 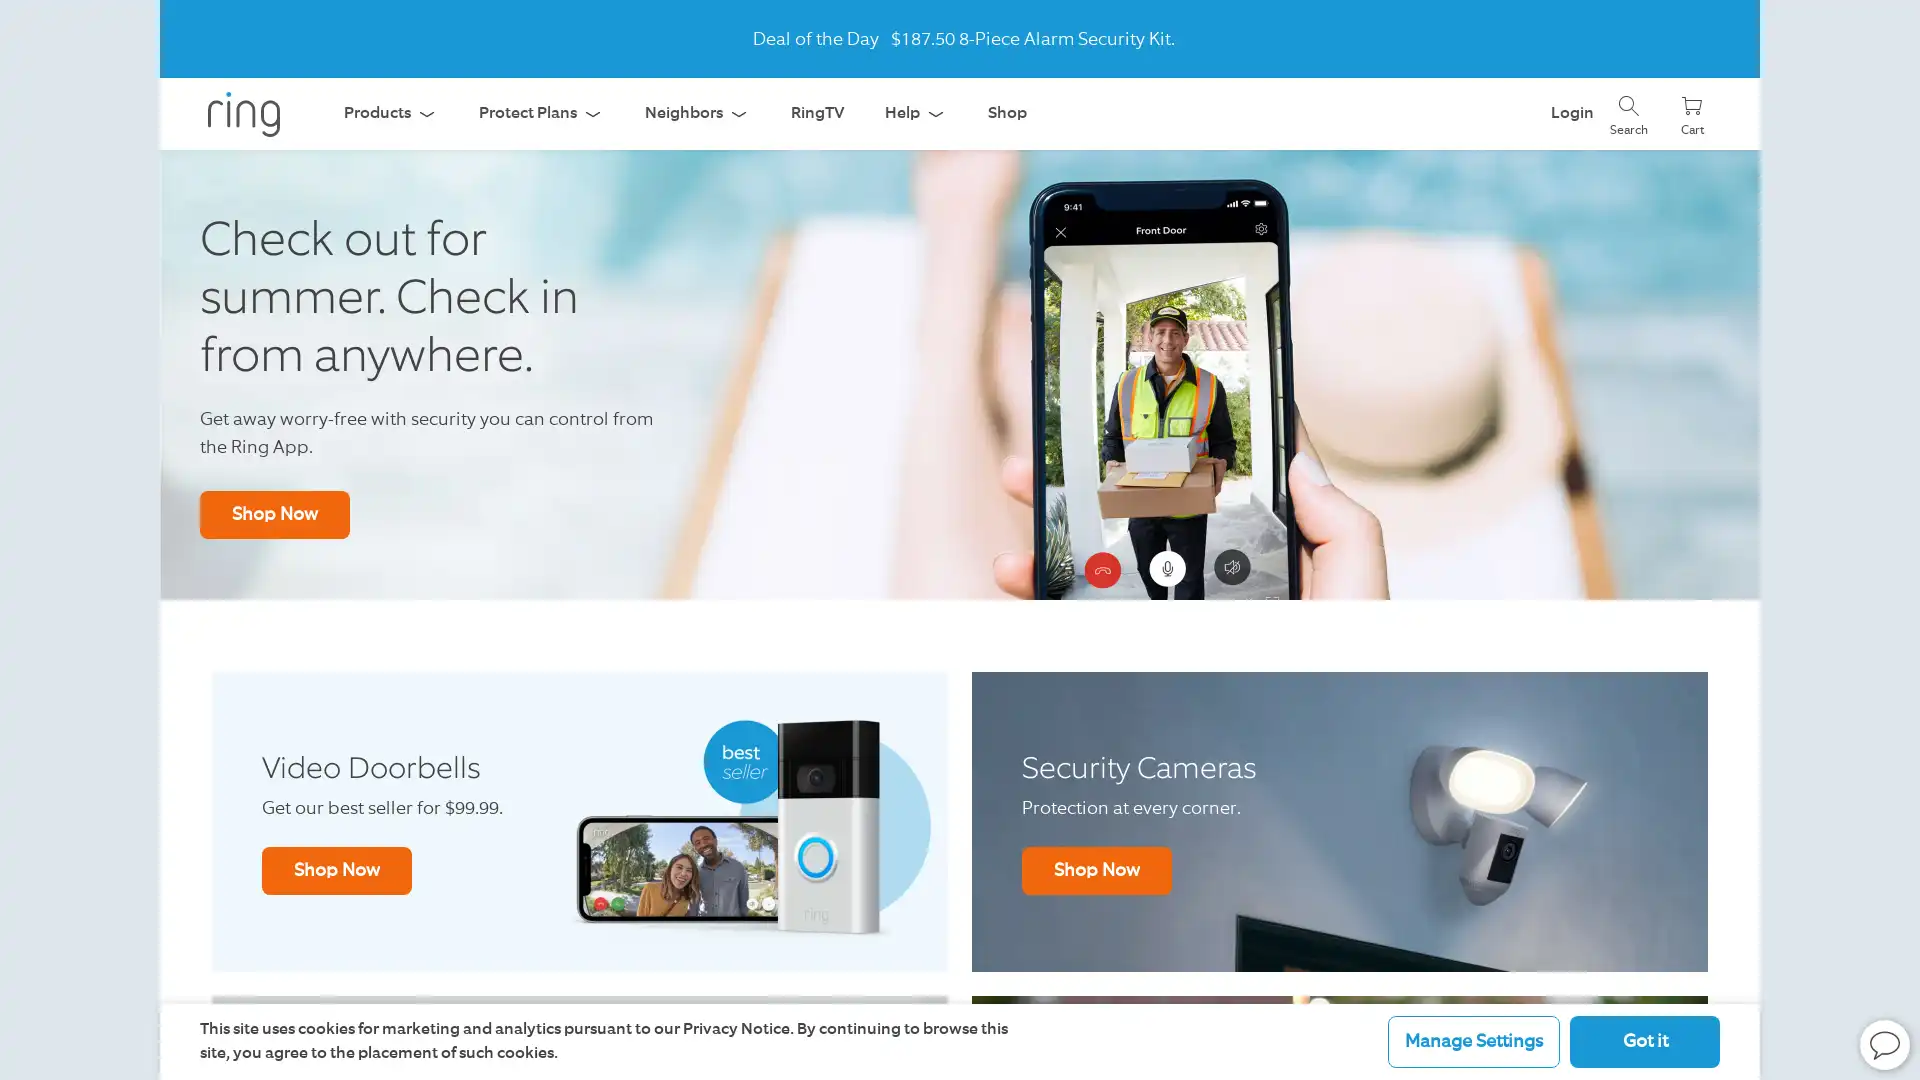 What do you see at coordinates (1096, 870) in the screenshot?
I see `Shop Now` at bounding box center [1096, 870].